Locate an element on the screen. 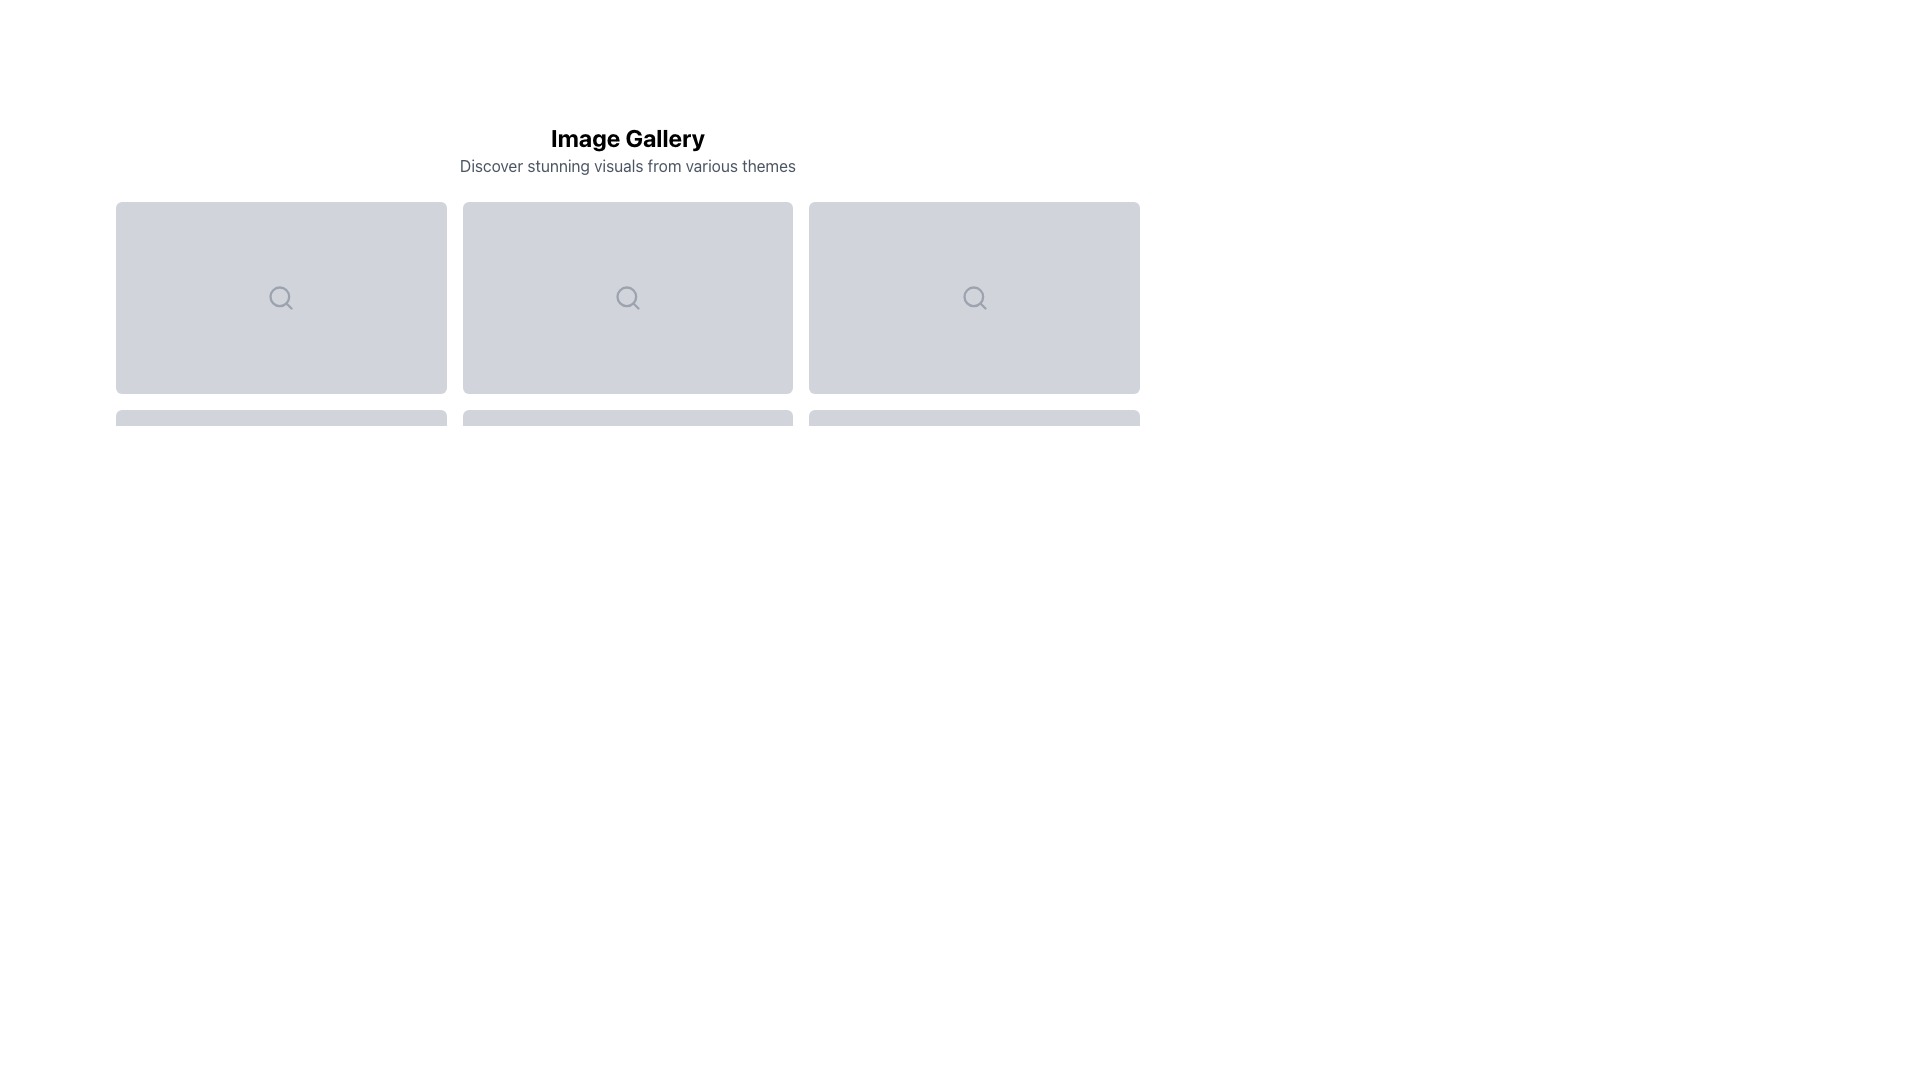  the magnifying glass icon, which is a minimalistic light gray circular design with a handle pointing downward to the right, to initiate the search action is located at coordinates (627, 297).